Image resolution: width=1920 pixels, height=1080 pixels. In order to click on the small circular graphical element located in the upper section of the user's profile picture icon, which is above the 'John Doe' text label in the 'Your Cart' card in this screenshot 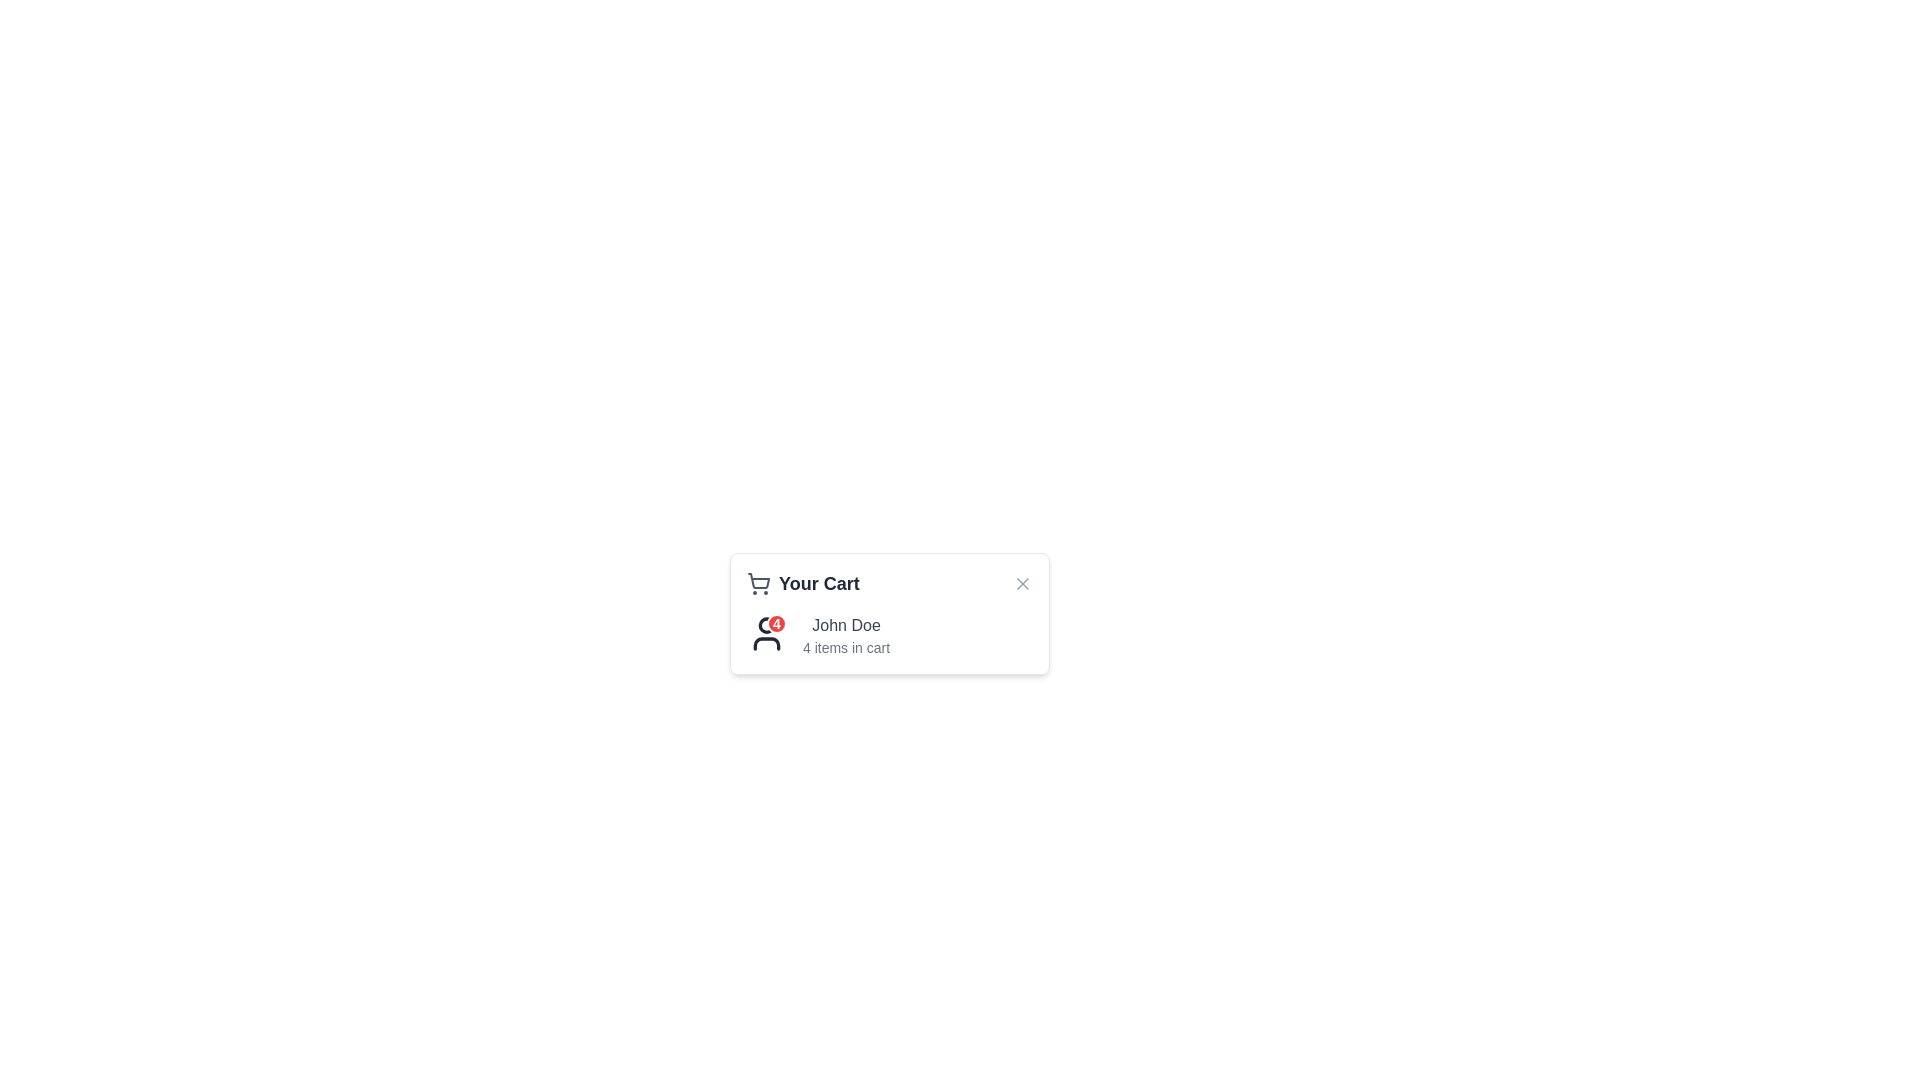, I will do `click(766, 623)`.